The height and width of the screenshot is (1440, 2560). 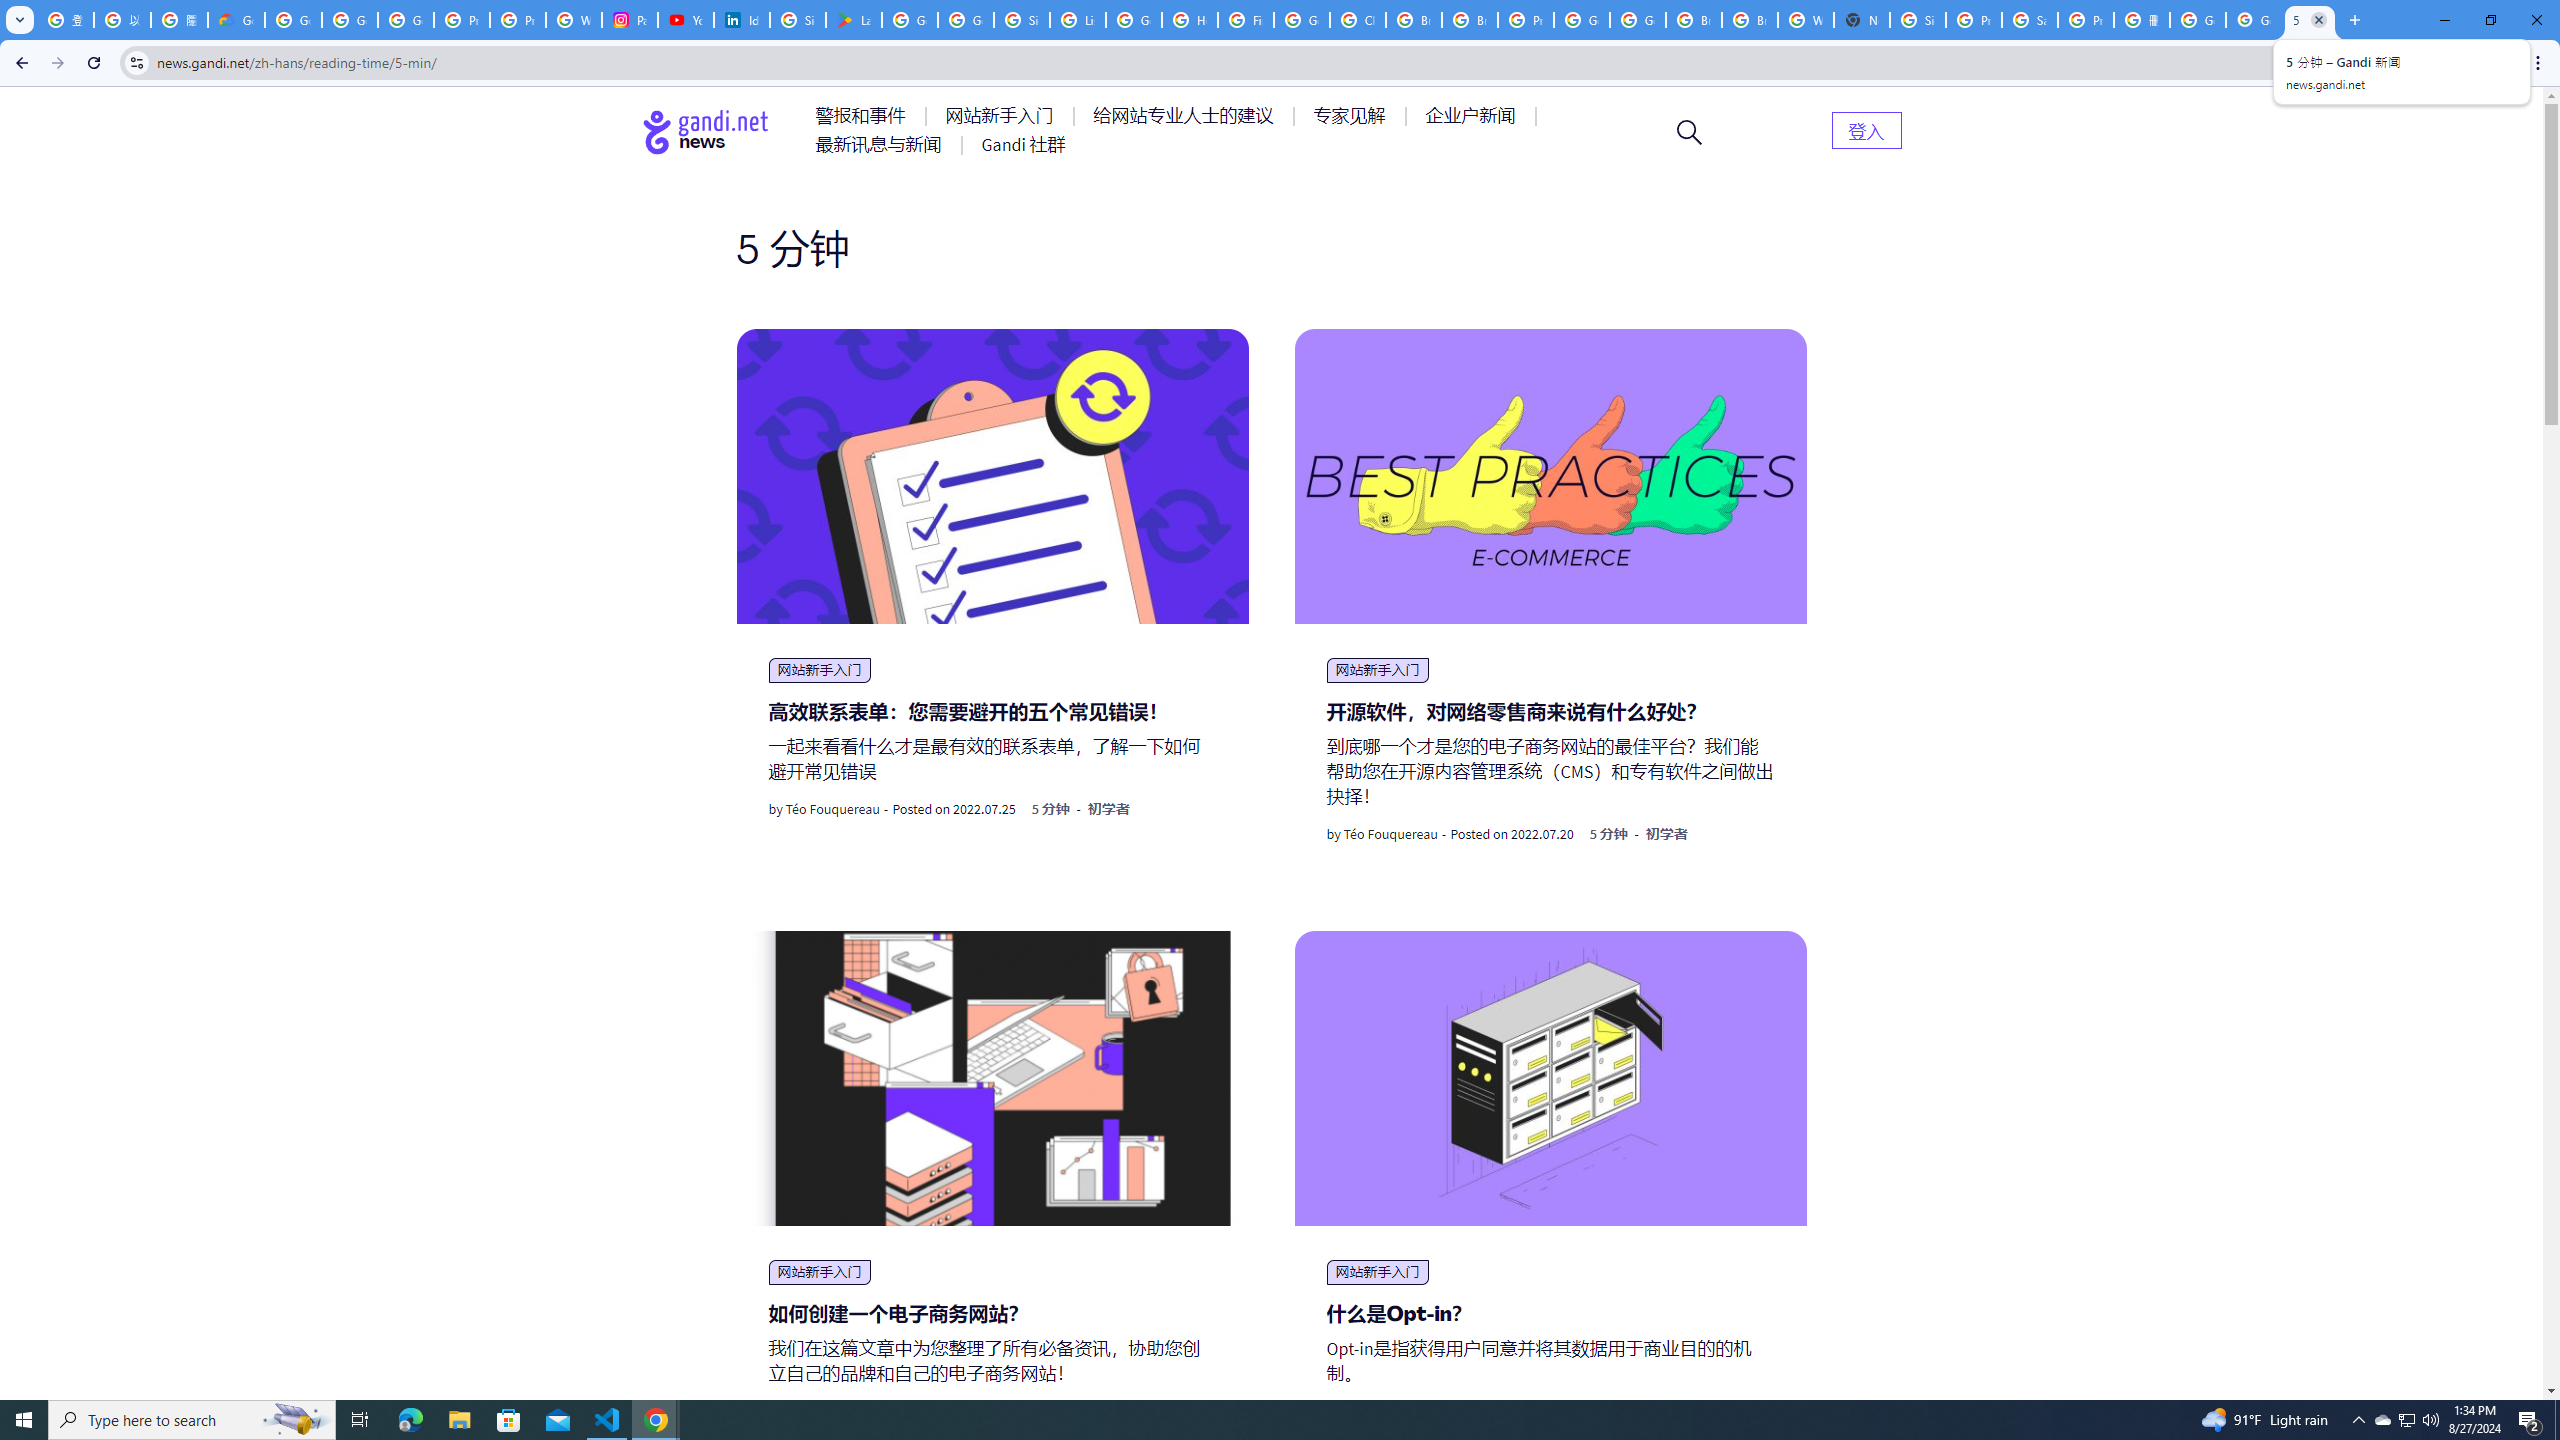 I want to click on 'Google Cloud Platform', so click(x=1581, y=19).